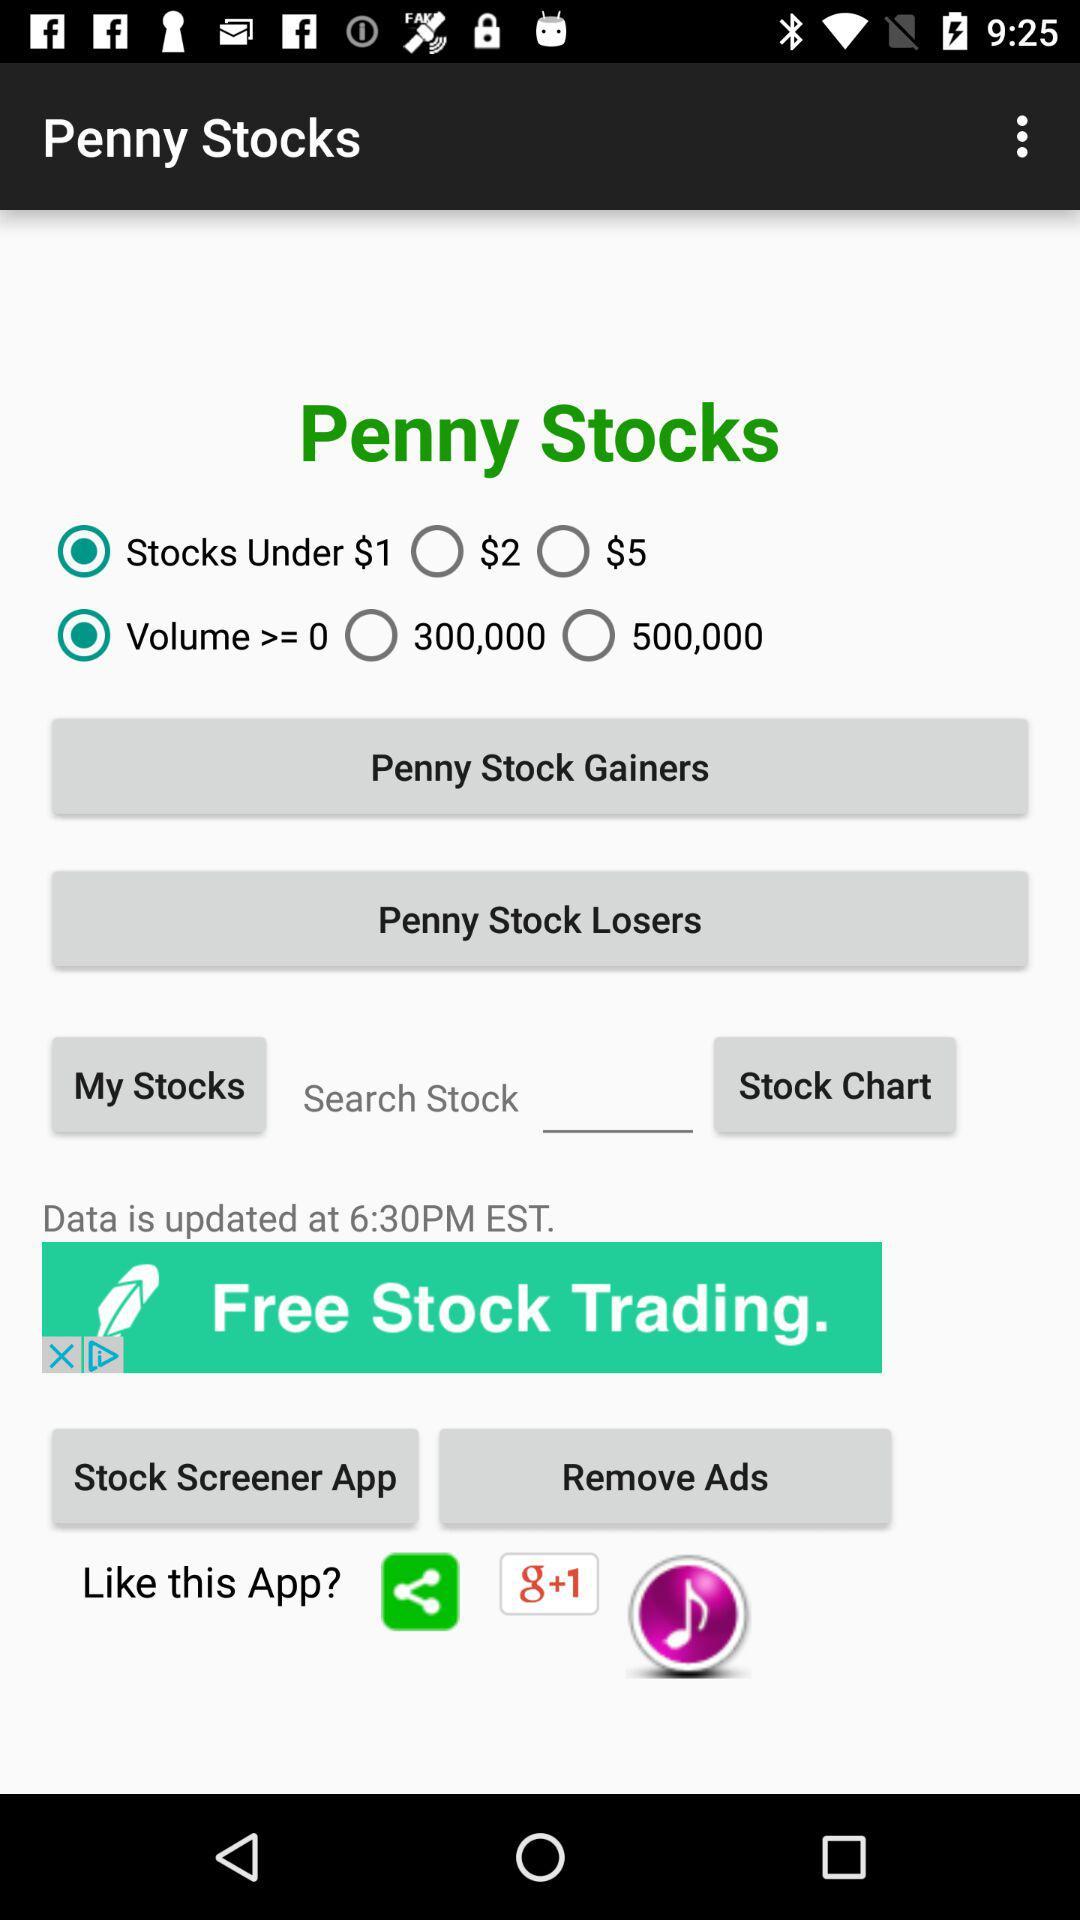 Image resolution: width=1080 pixels, height=1920 pixels. I want to click on item next to the like this app?, so click(419, 1590).